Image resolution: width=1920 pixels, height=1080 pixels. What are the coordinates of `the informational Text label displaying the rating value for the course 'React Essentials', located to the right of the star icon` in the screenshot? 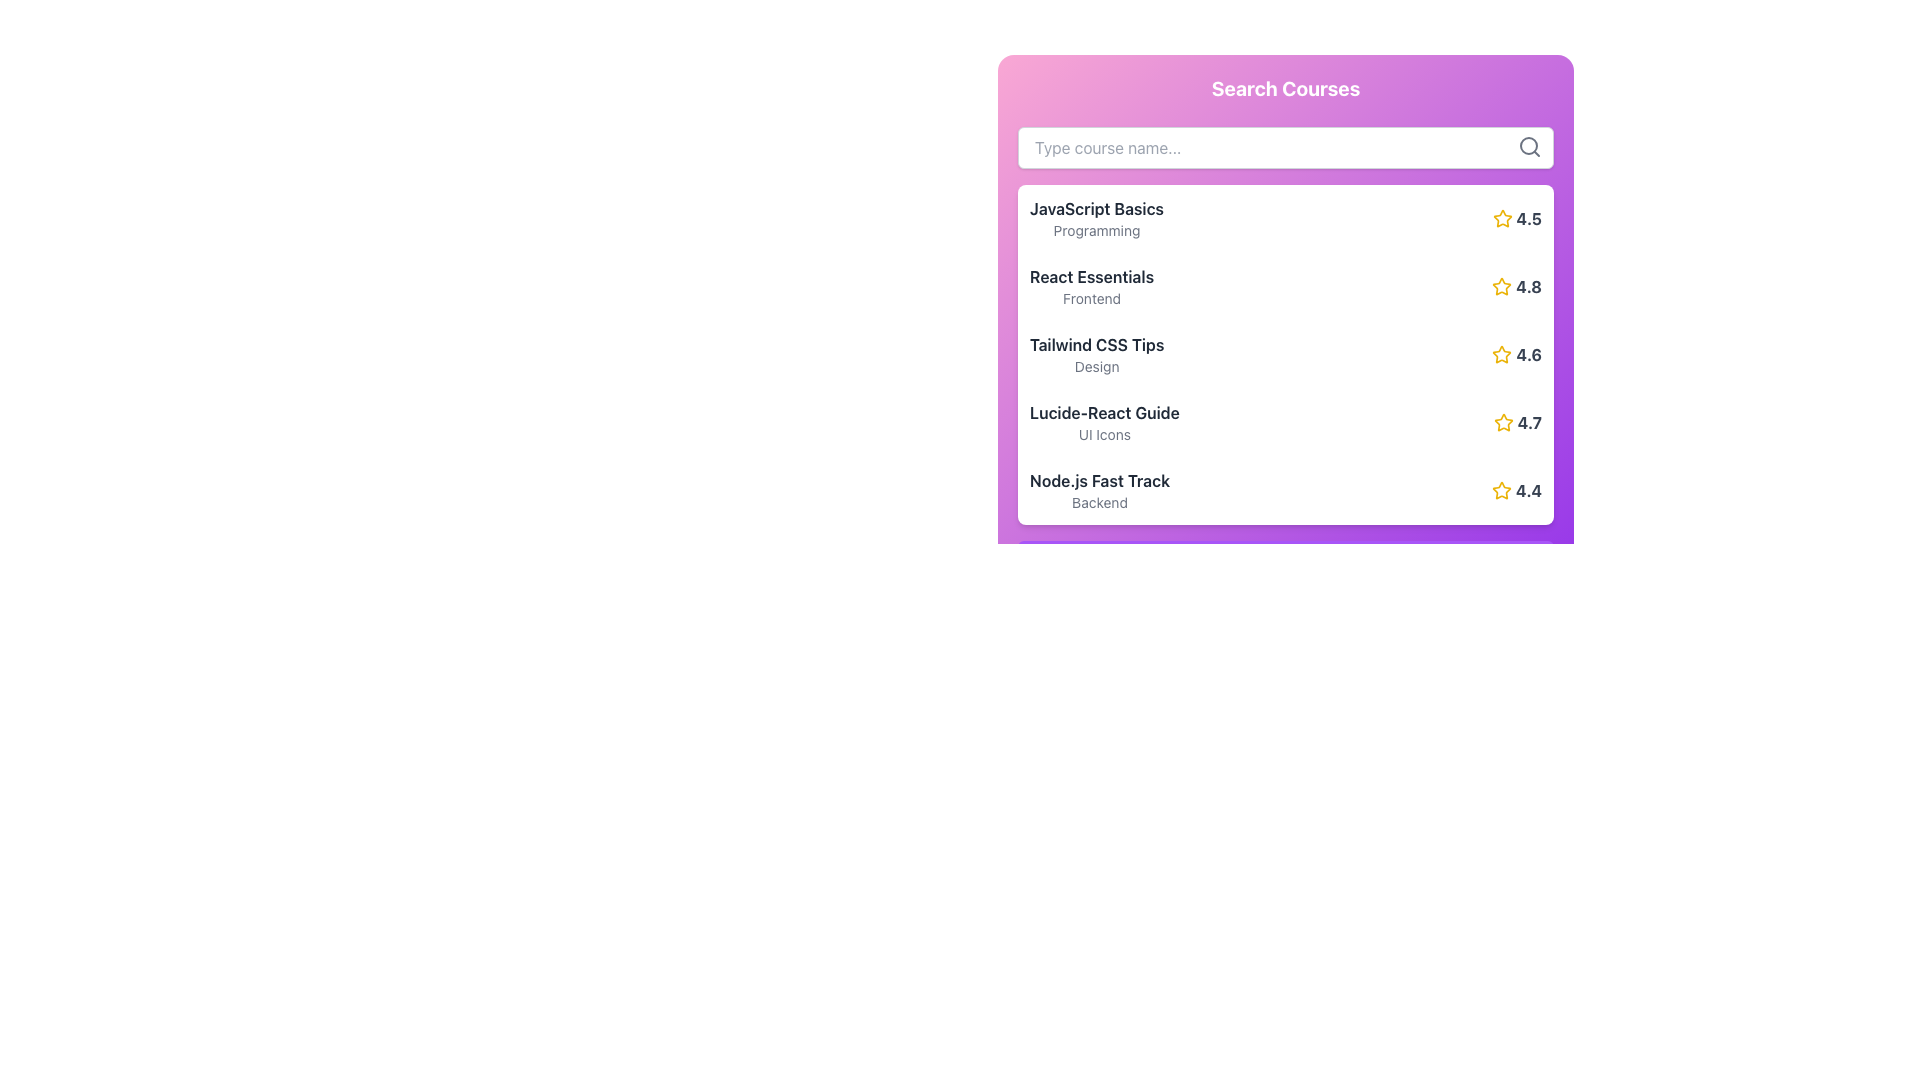 It's located at (1528, 286).